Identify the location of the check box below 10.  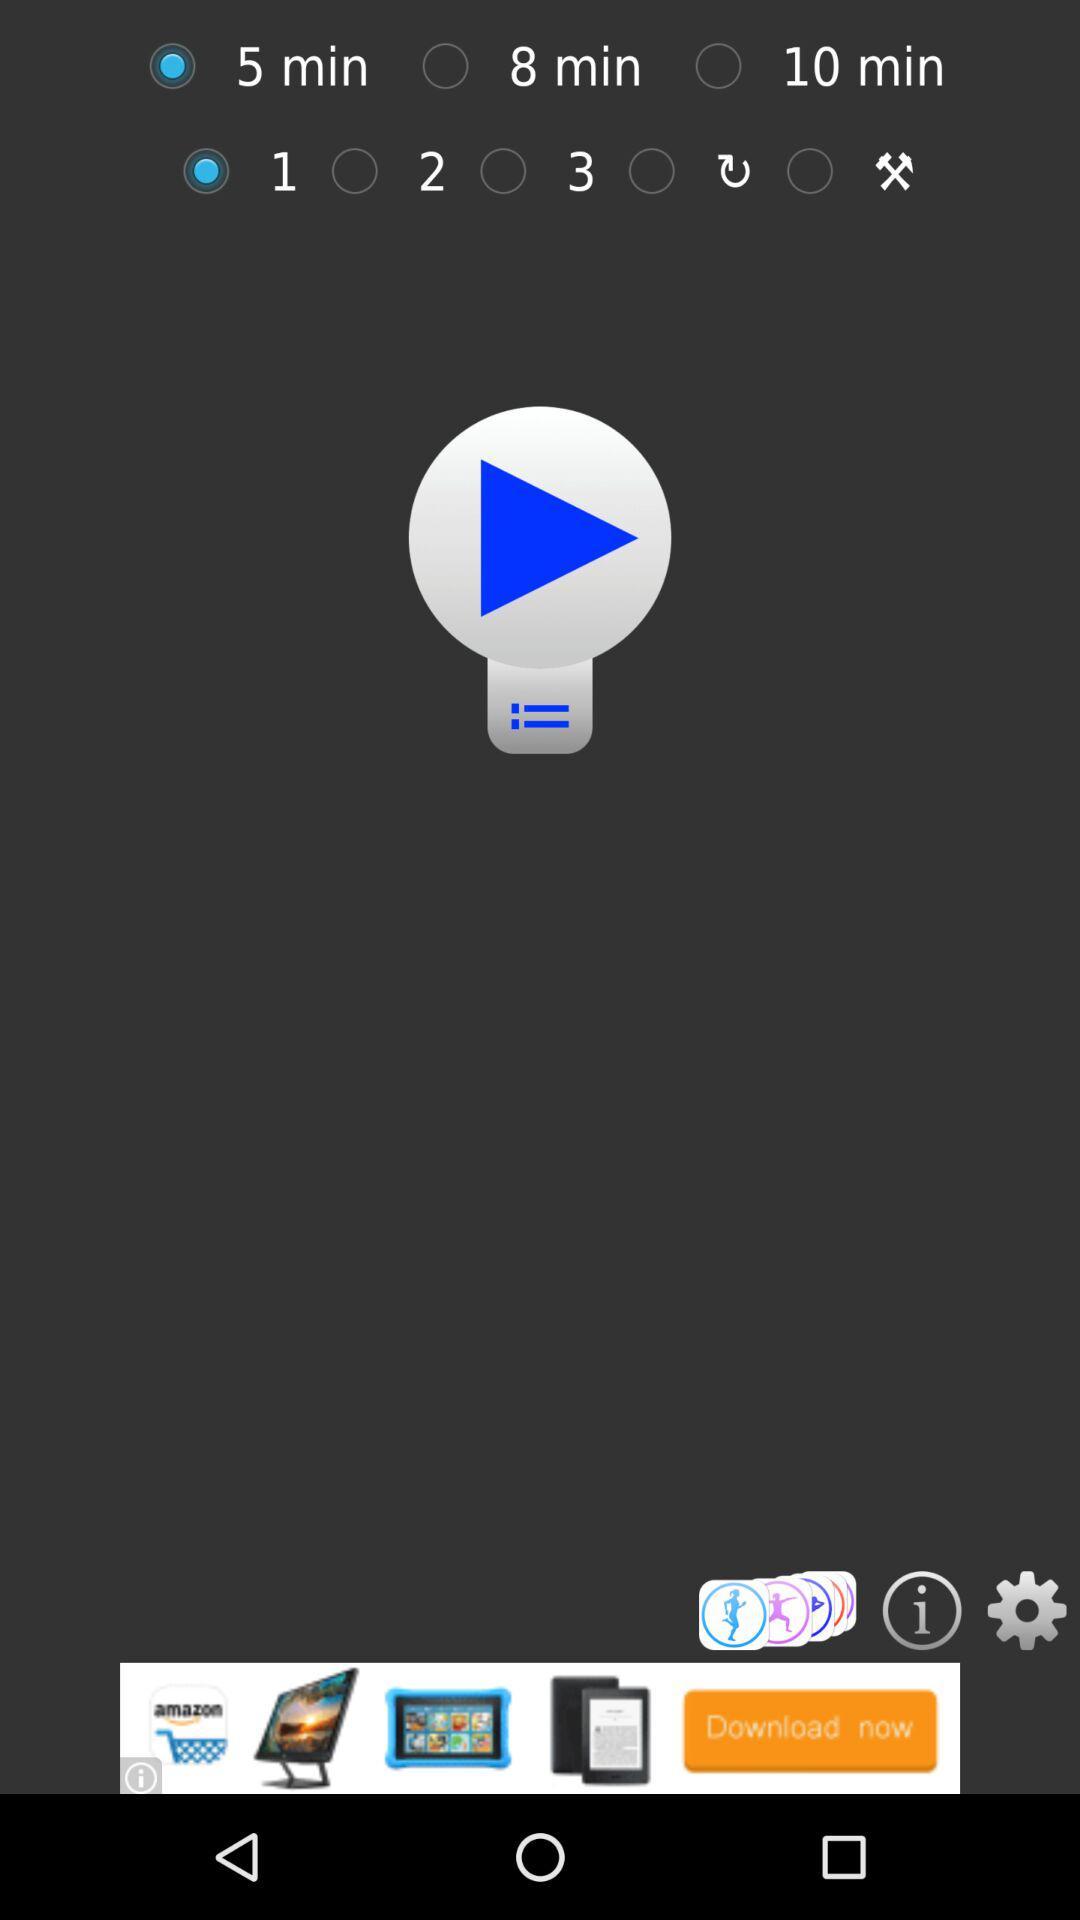
(820, 171).